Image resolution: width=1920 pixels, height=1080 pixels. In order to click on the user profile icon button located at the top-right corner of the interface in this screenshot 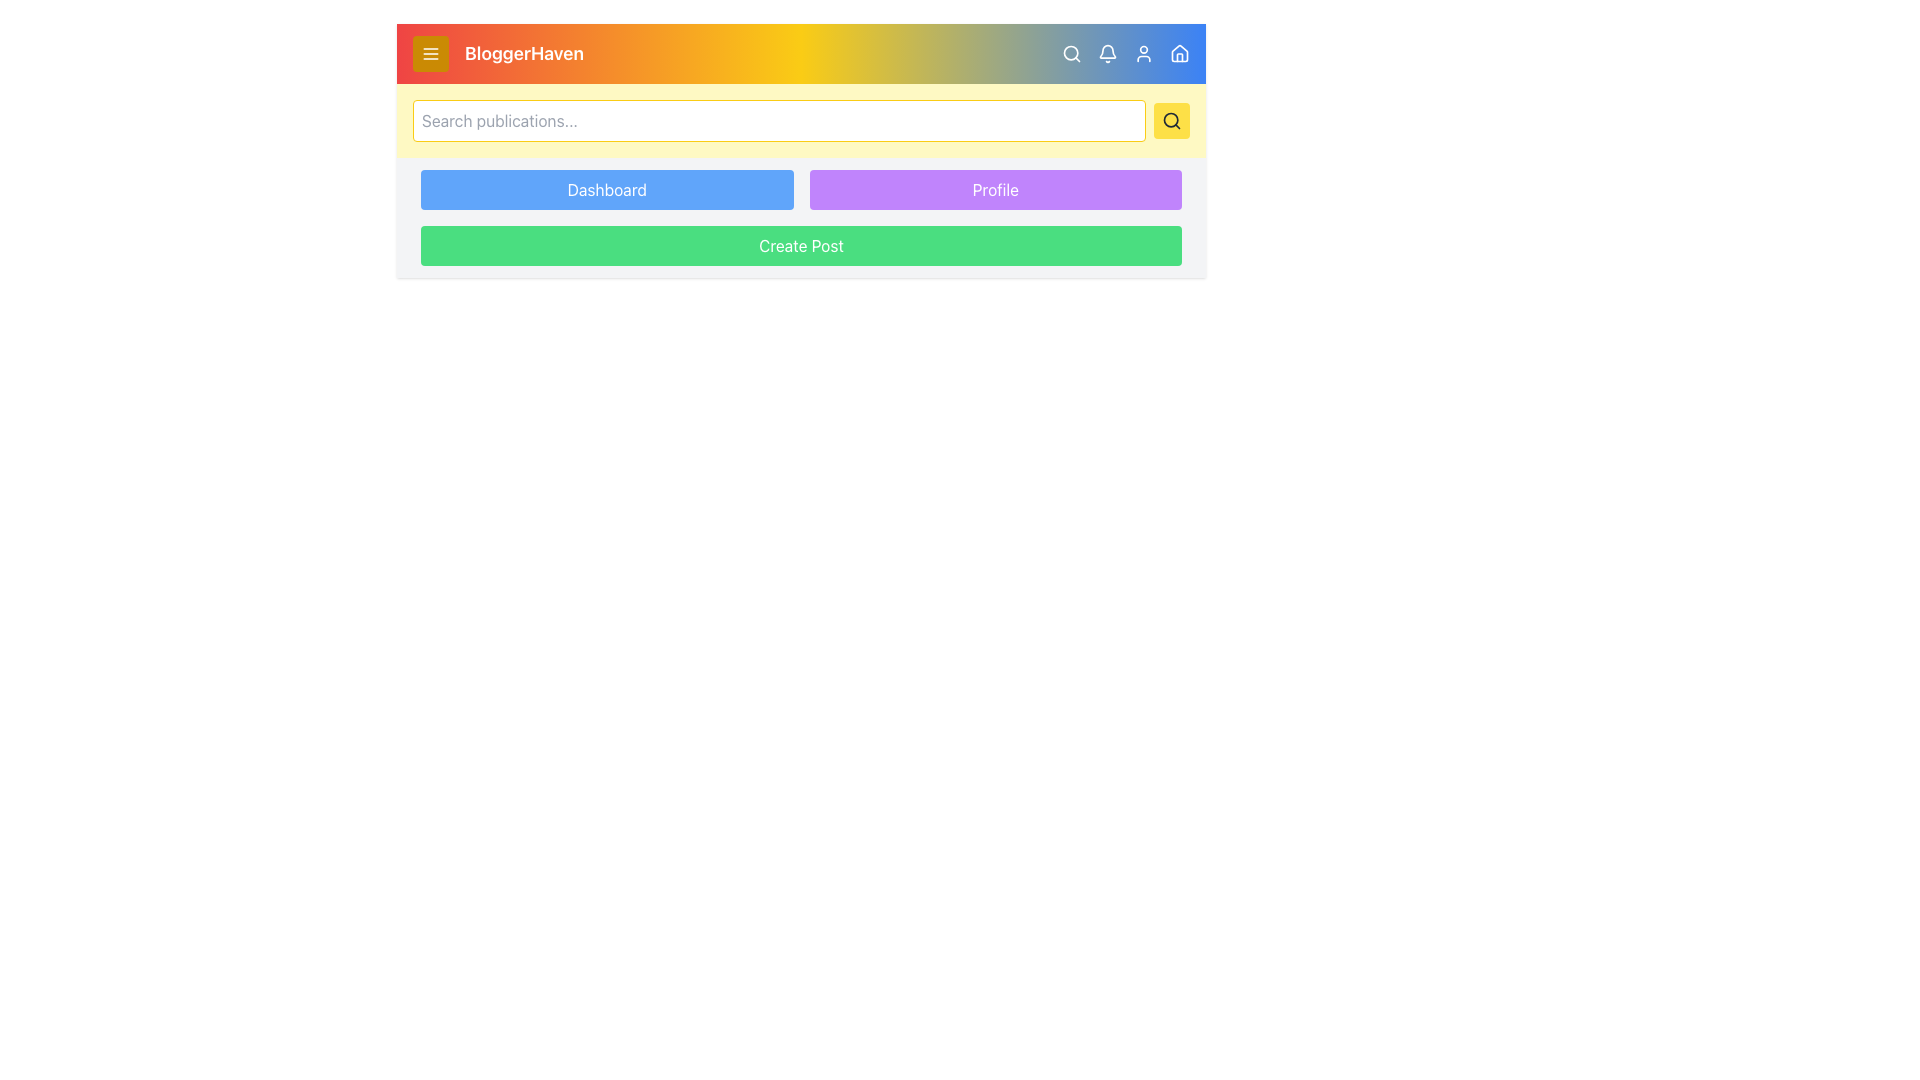, I will do `click(1143, 53)`.